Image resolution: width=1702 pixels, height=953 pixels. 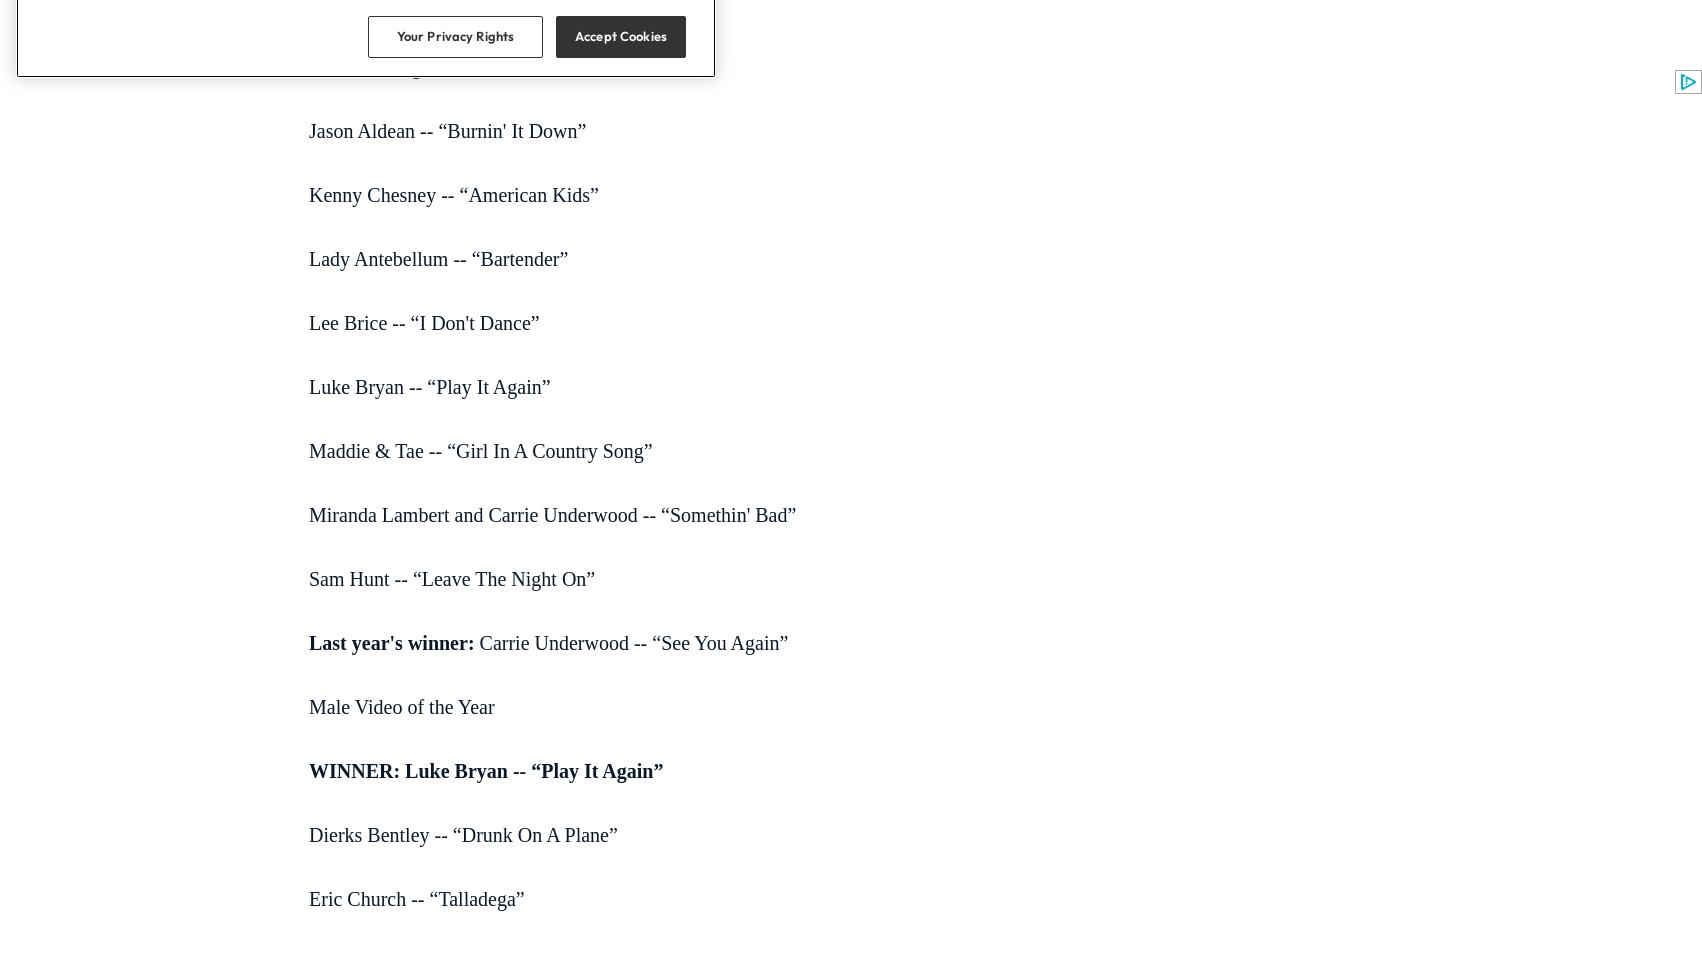 What do you see at coordinates (461, 833) in the screenshot?
I see `'Dierks Bentley -- “Drunk On A Plane”'` at bounding box center [461, 833].